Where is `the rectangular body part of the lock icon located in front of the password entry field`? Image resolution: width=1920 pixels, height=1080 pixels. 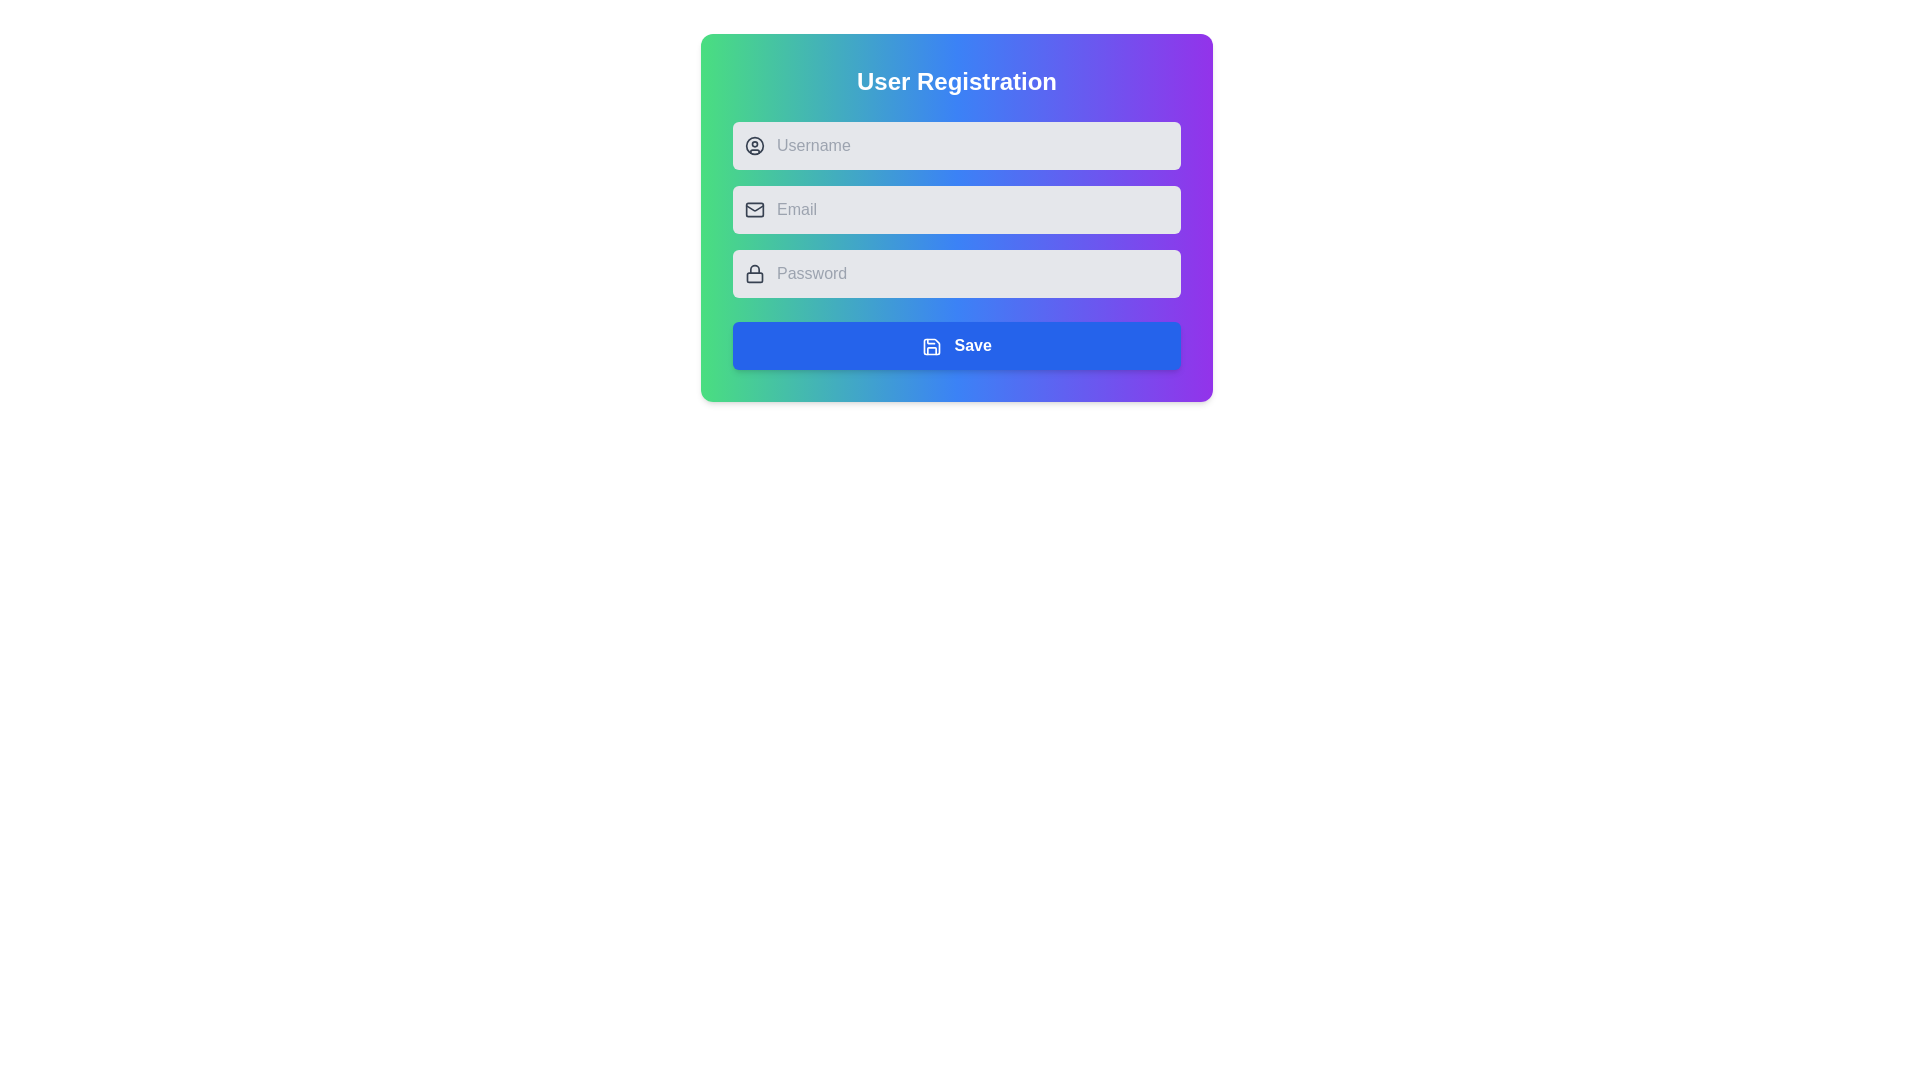
the rectangular body part of the lock icon located in front of the password entry field is located at coordinates (753, 277).